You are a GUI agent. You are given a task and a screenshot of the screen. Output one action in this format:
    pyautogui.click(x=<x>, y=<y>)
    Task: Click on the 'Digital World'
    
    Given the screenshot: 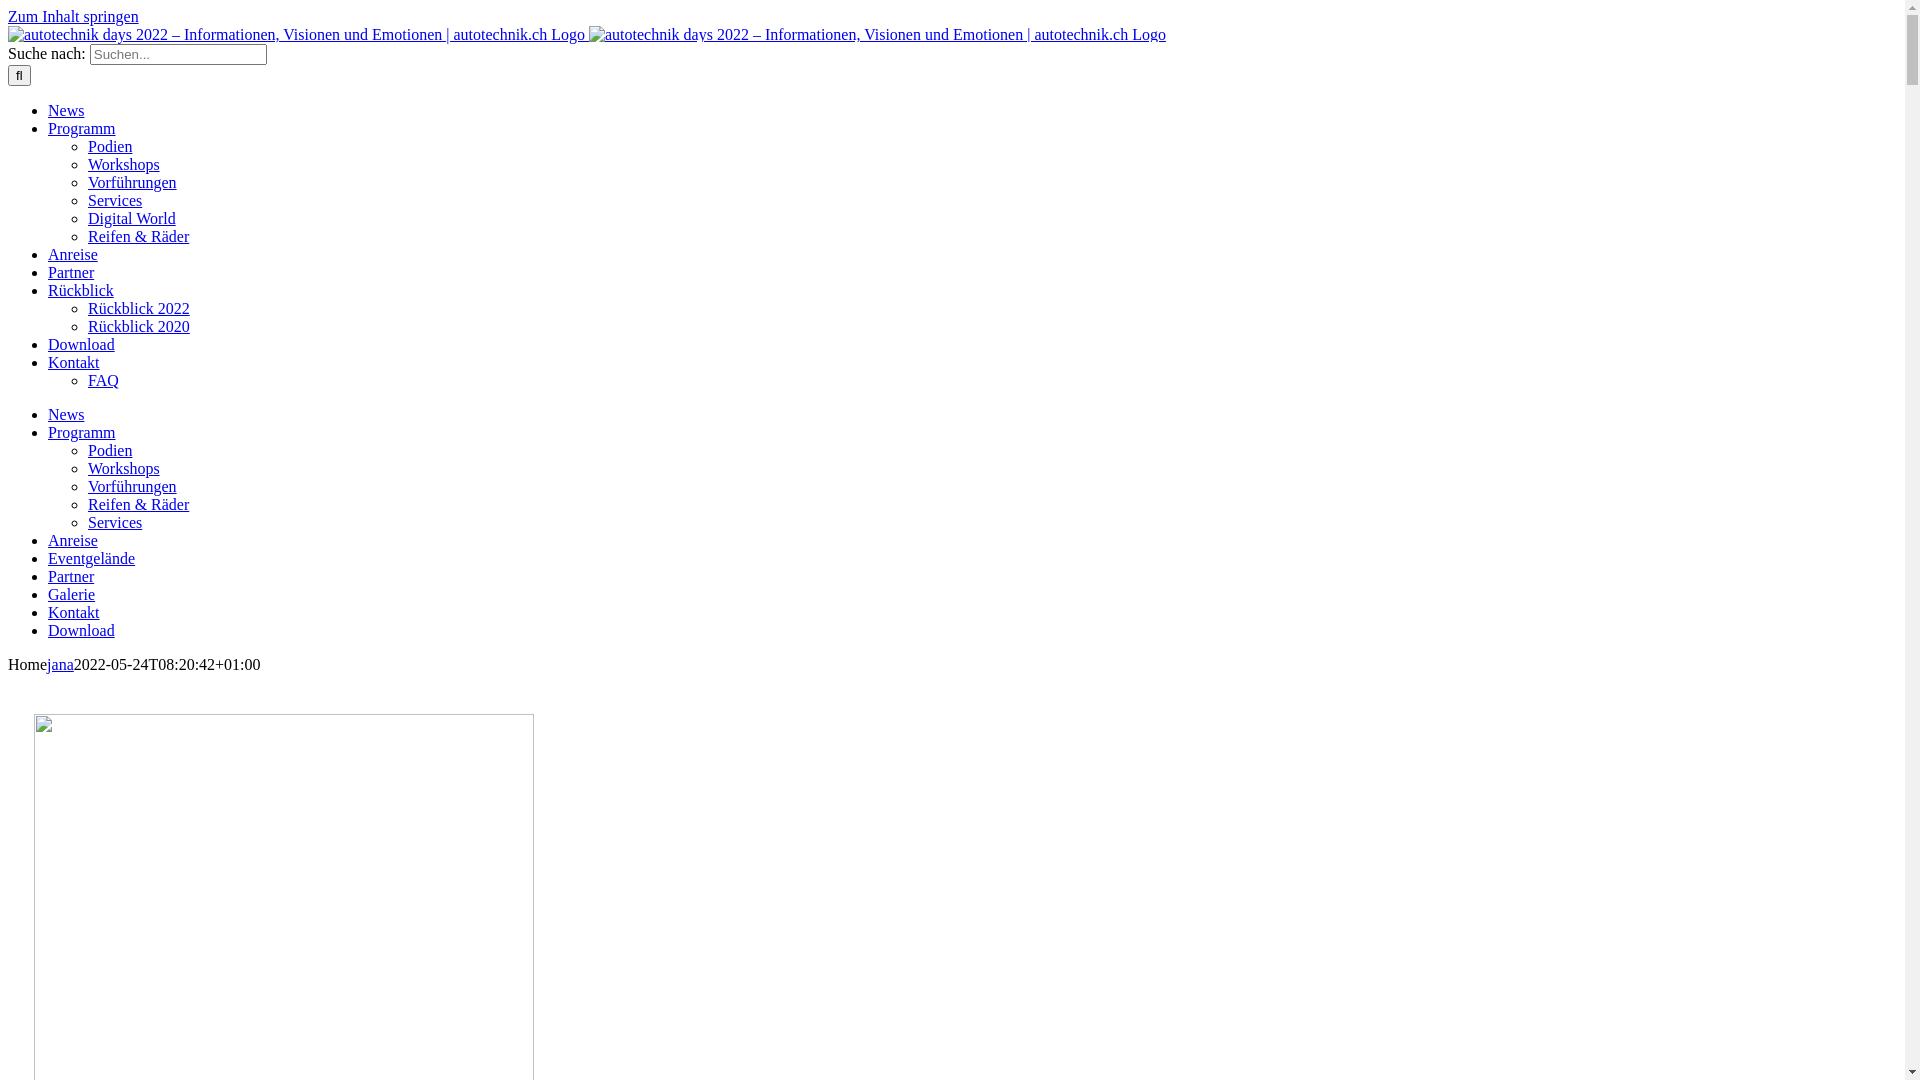 What is the action you would take?
    pyautogui.click(x=130, y=218)
    